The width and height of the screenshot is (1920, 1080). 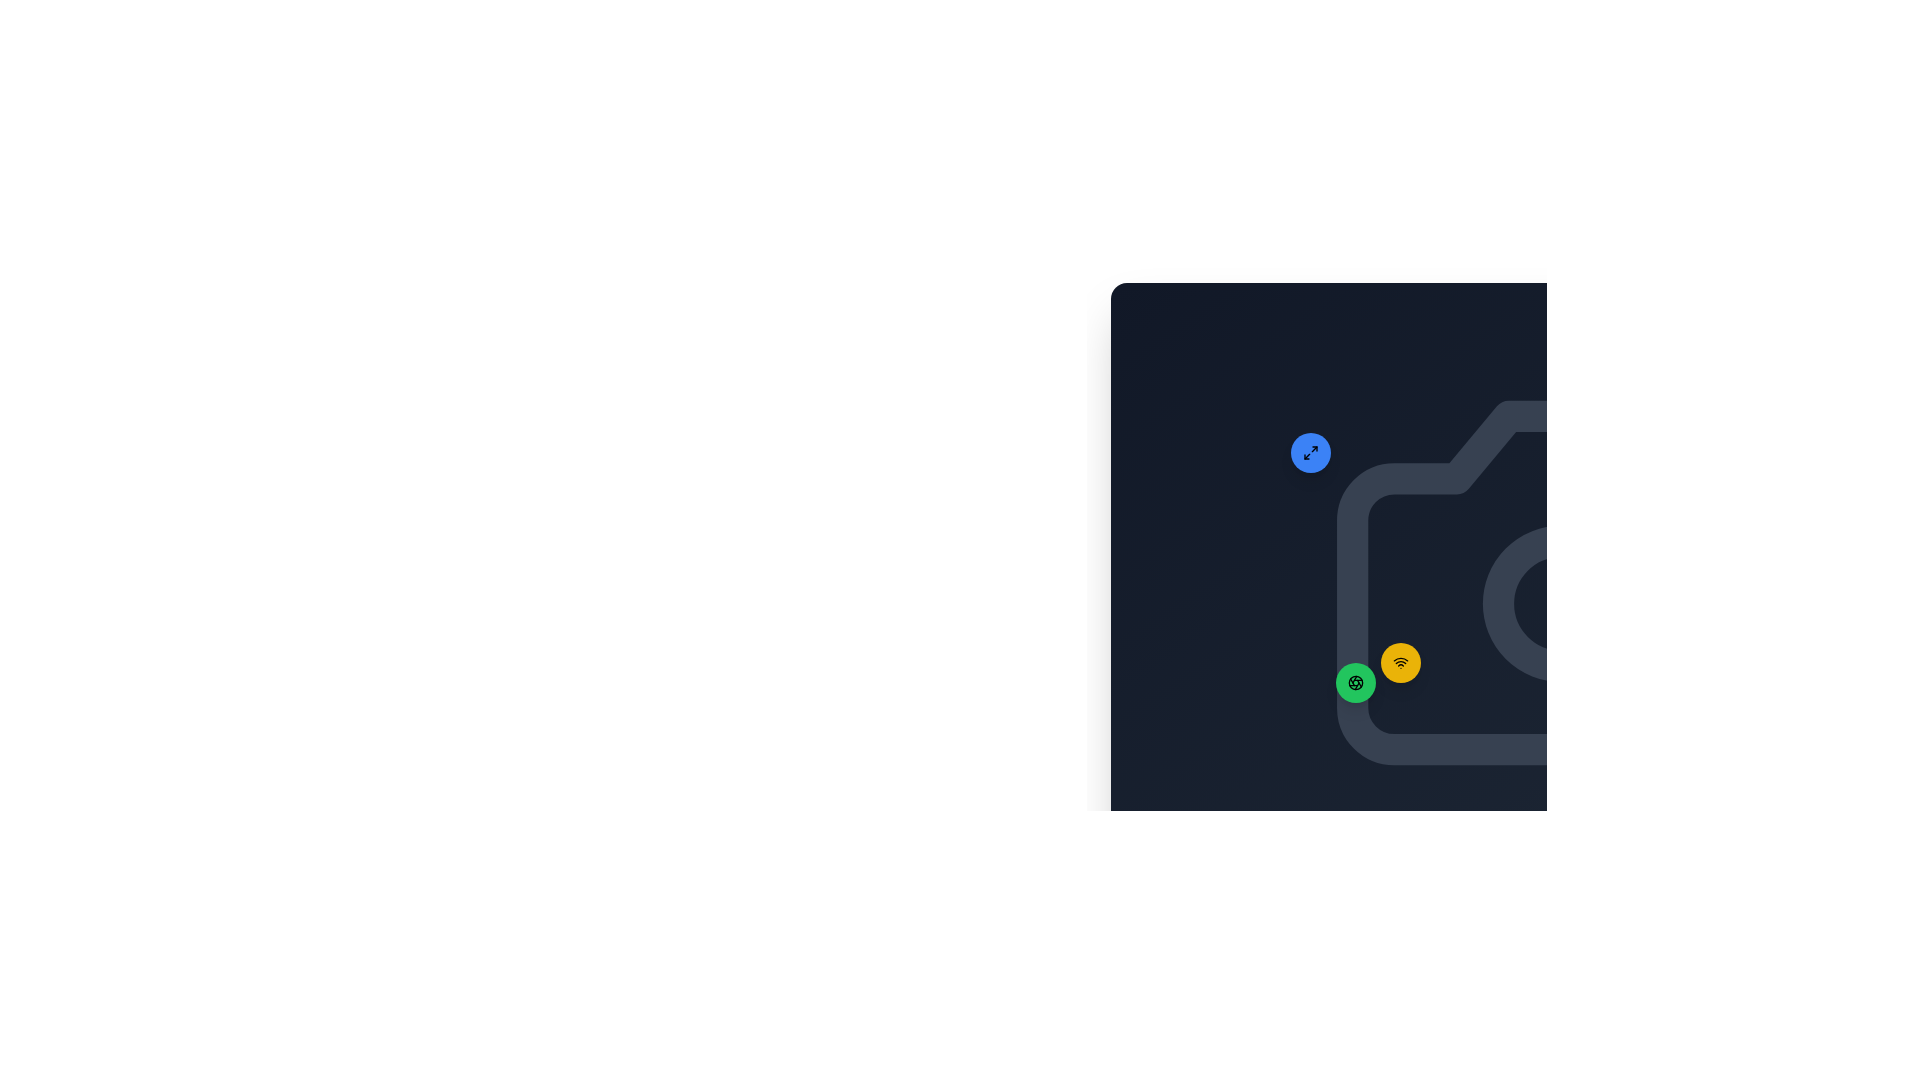 What do you see at coordinates (1310, 452) in the screenshot?
I see `the small square-shaped icon with diagonal arrows on a blue background located within a circular button in the top-right corner` at bounding box center [1310, 452].